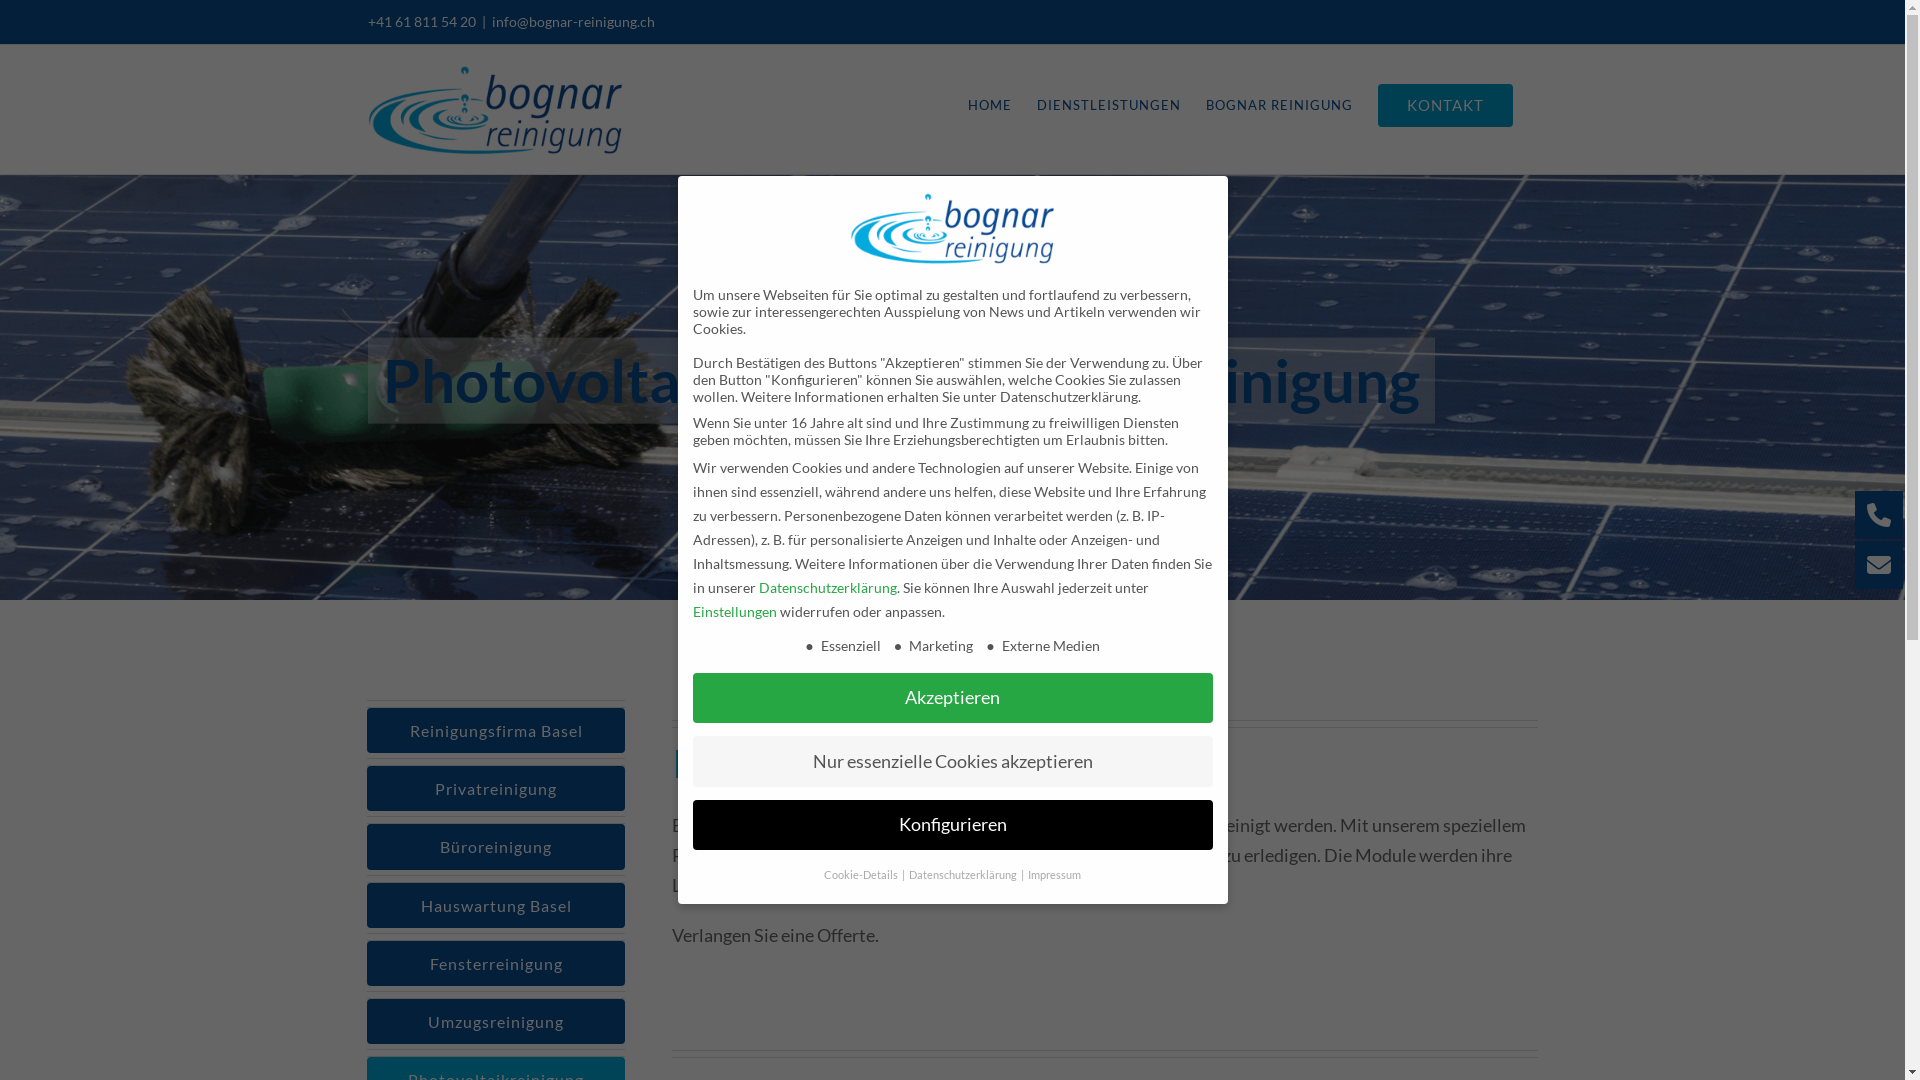  Describe the element at coordinates (495, 787) in the screenshot. I see `'Privatreinigung'` at that location.